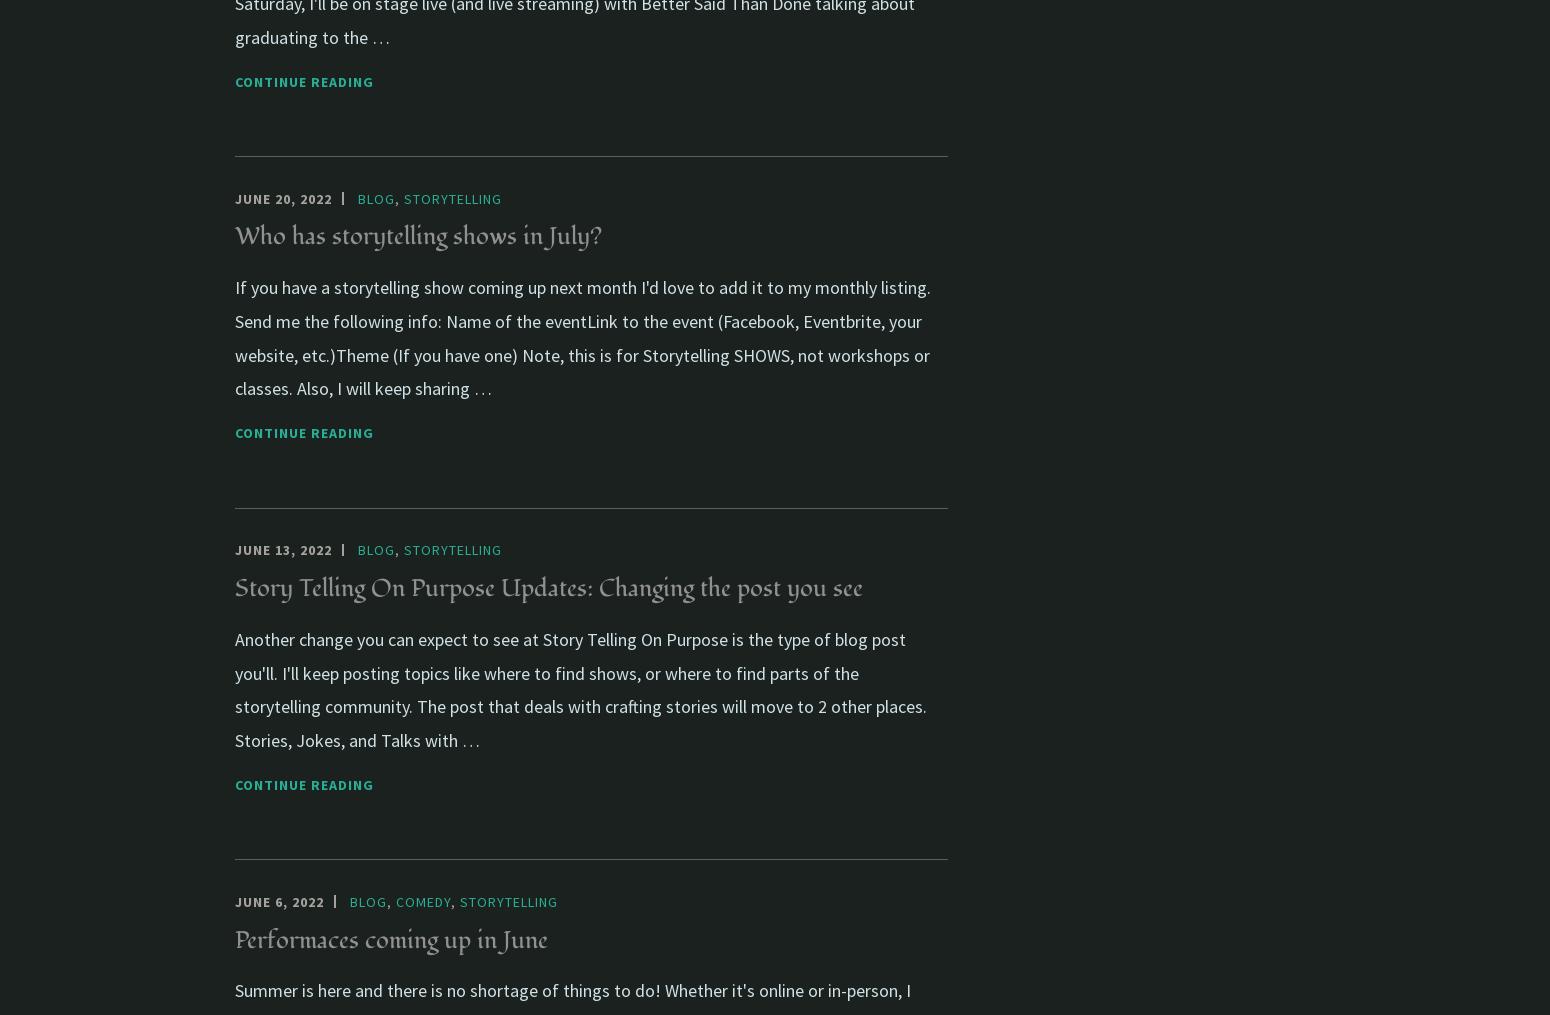 This screenshot has width=1550, height=1015. Describe the element at coordinates (283, 197) in the screenshot. I see `'June 20, 2022'` at that location.